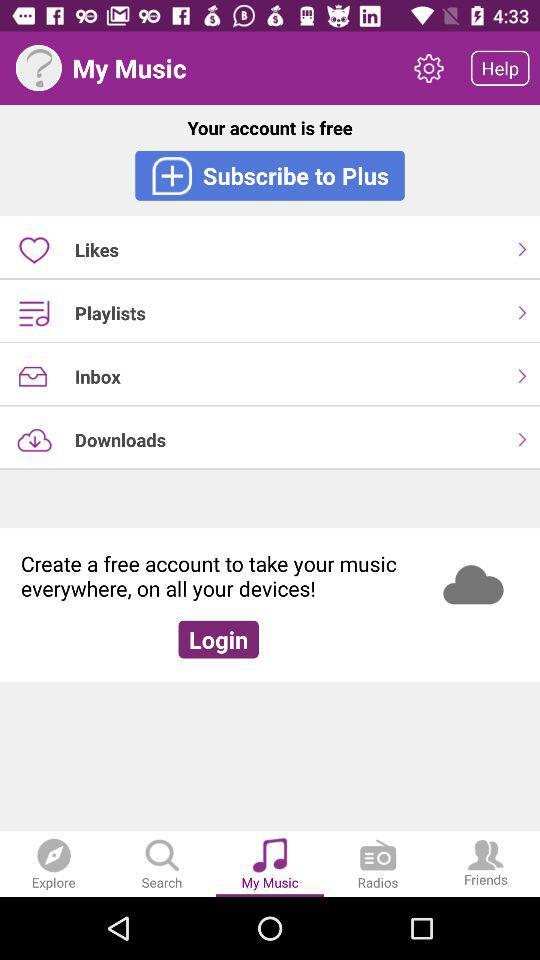 This screenshot has height=960, width=540. Describe the element at coordinates (38, 68) in the screenshot. I see `help selection` at that location.